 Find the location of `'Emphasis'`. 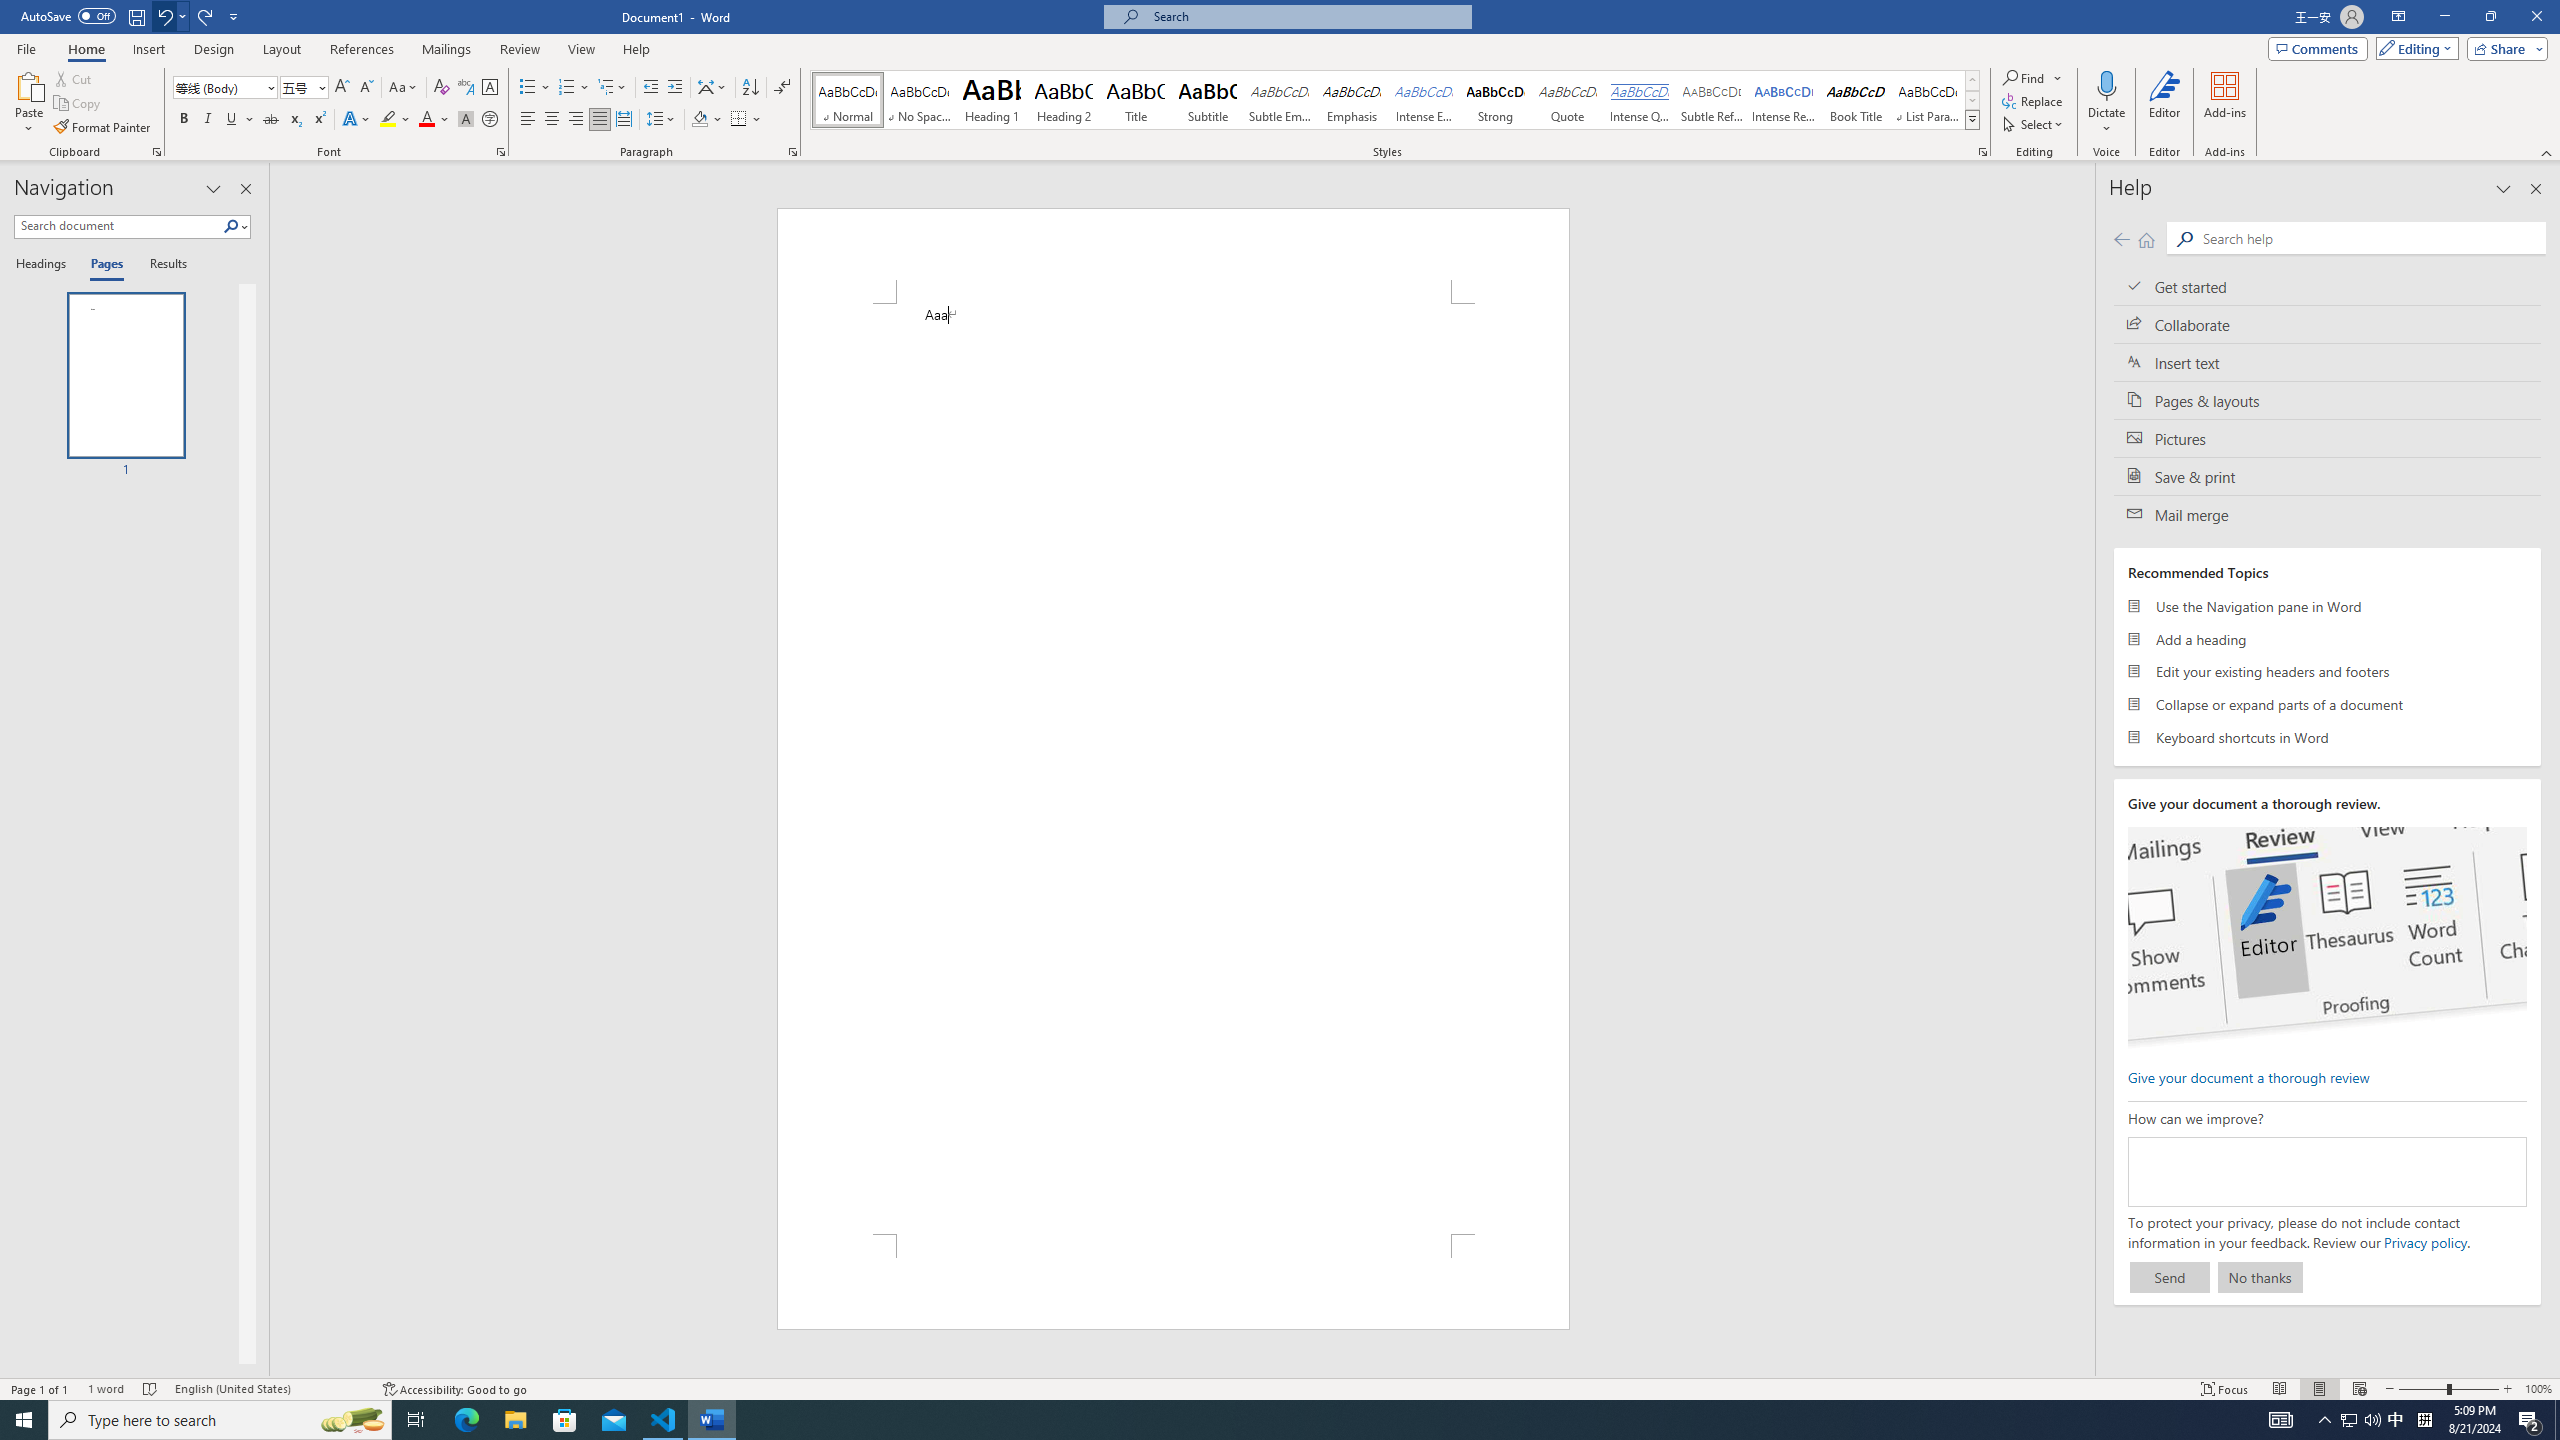

'Emphasis' is located at coordinates (1350, 99).